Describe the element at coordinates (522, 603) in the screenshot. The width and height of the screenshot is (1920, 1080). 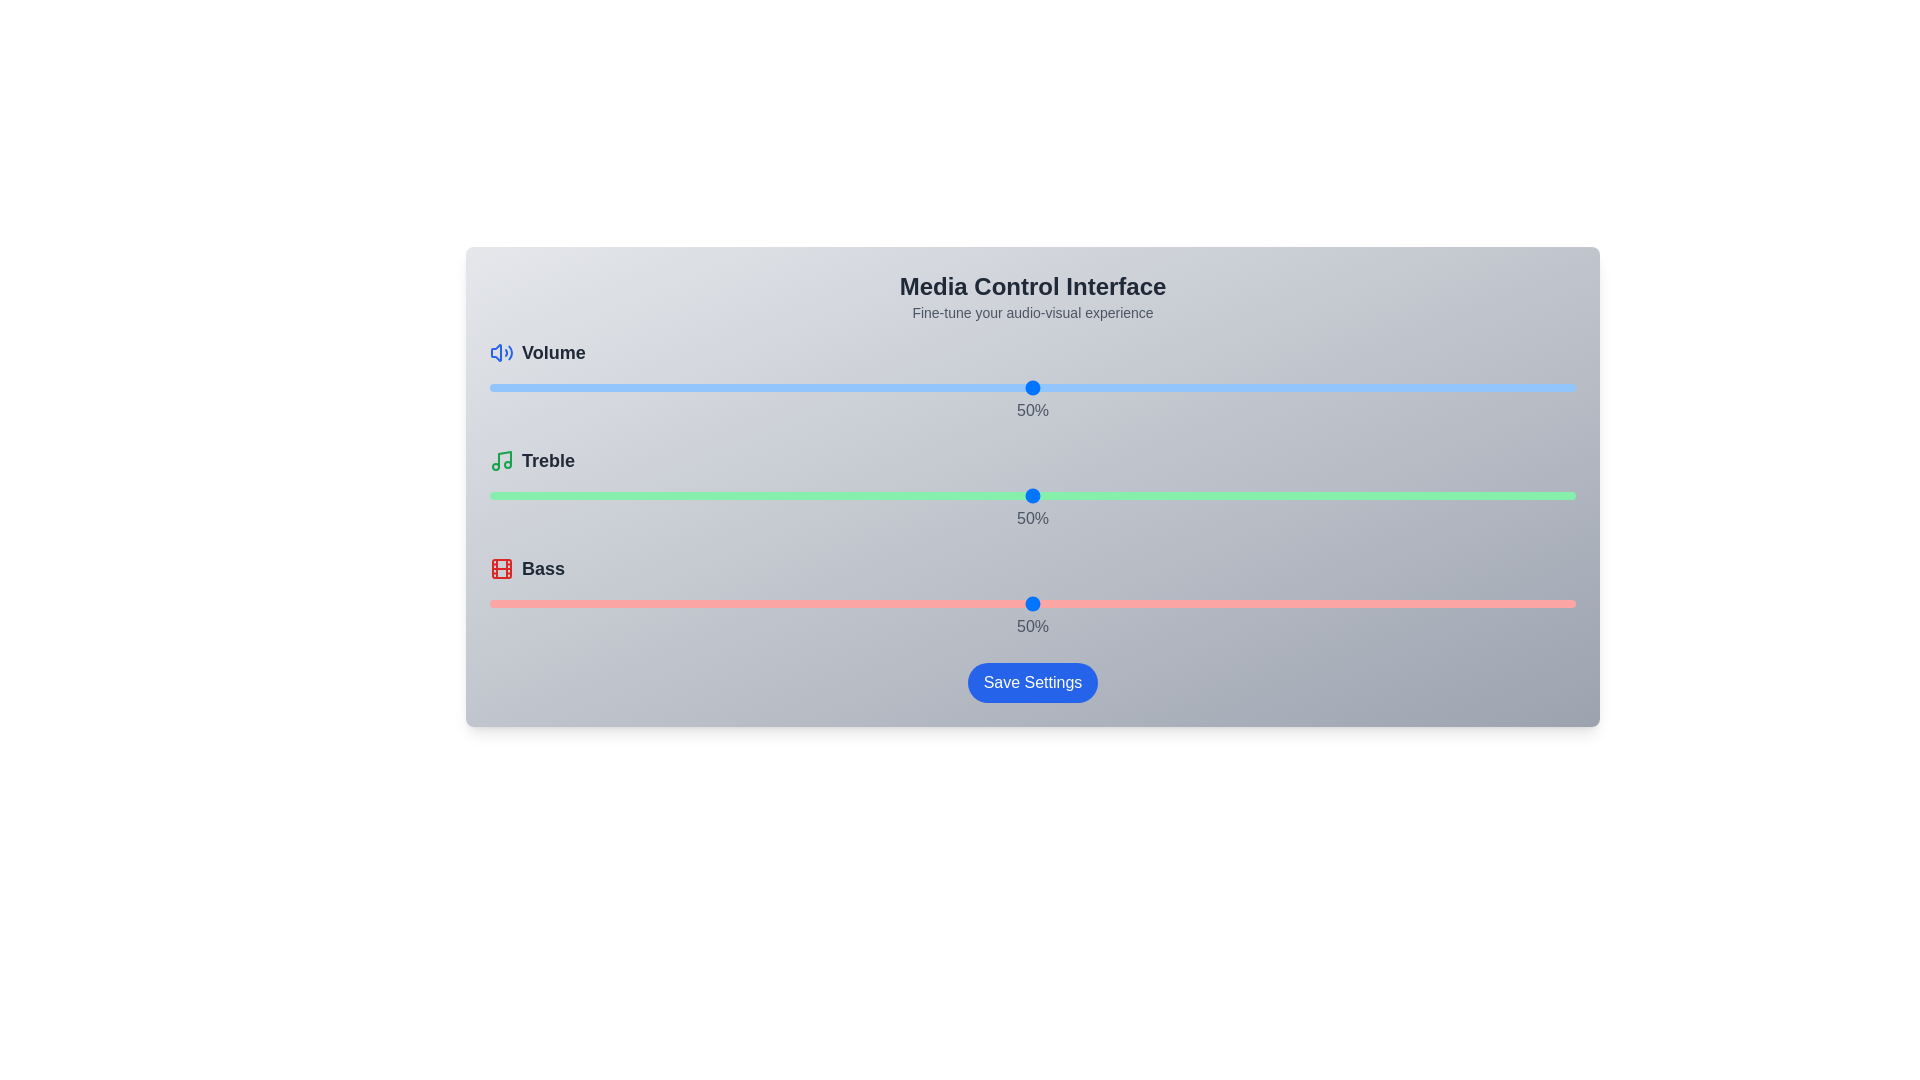
I see `bass level` at that location.